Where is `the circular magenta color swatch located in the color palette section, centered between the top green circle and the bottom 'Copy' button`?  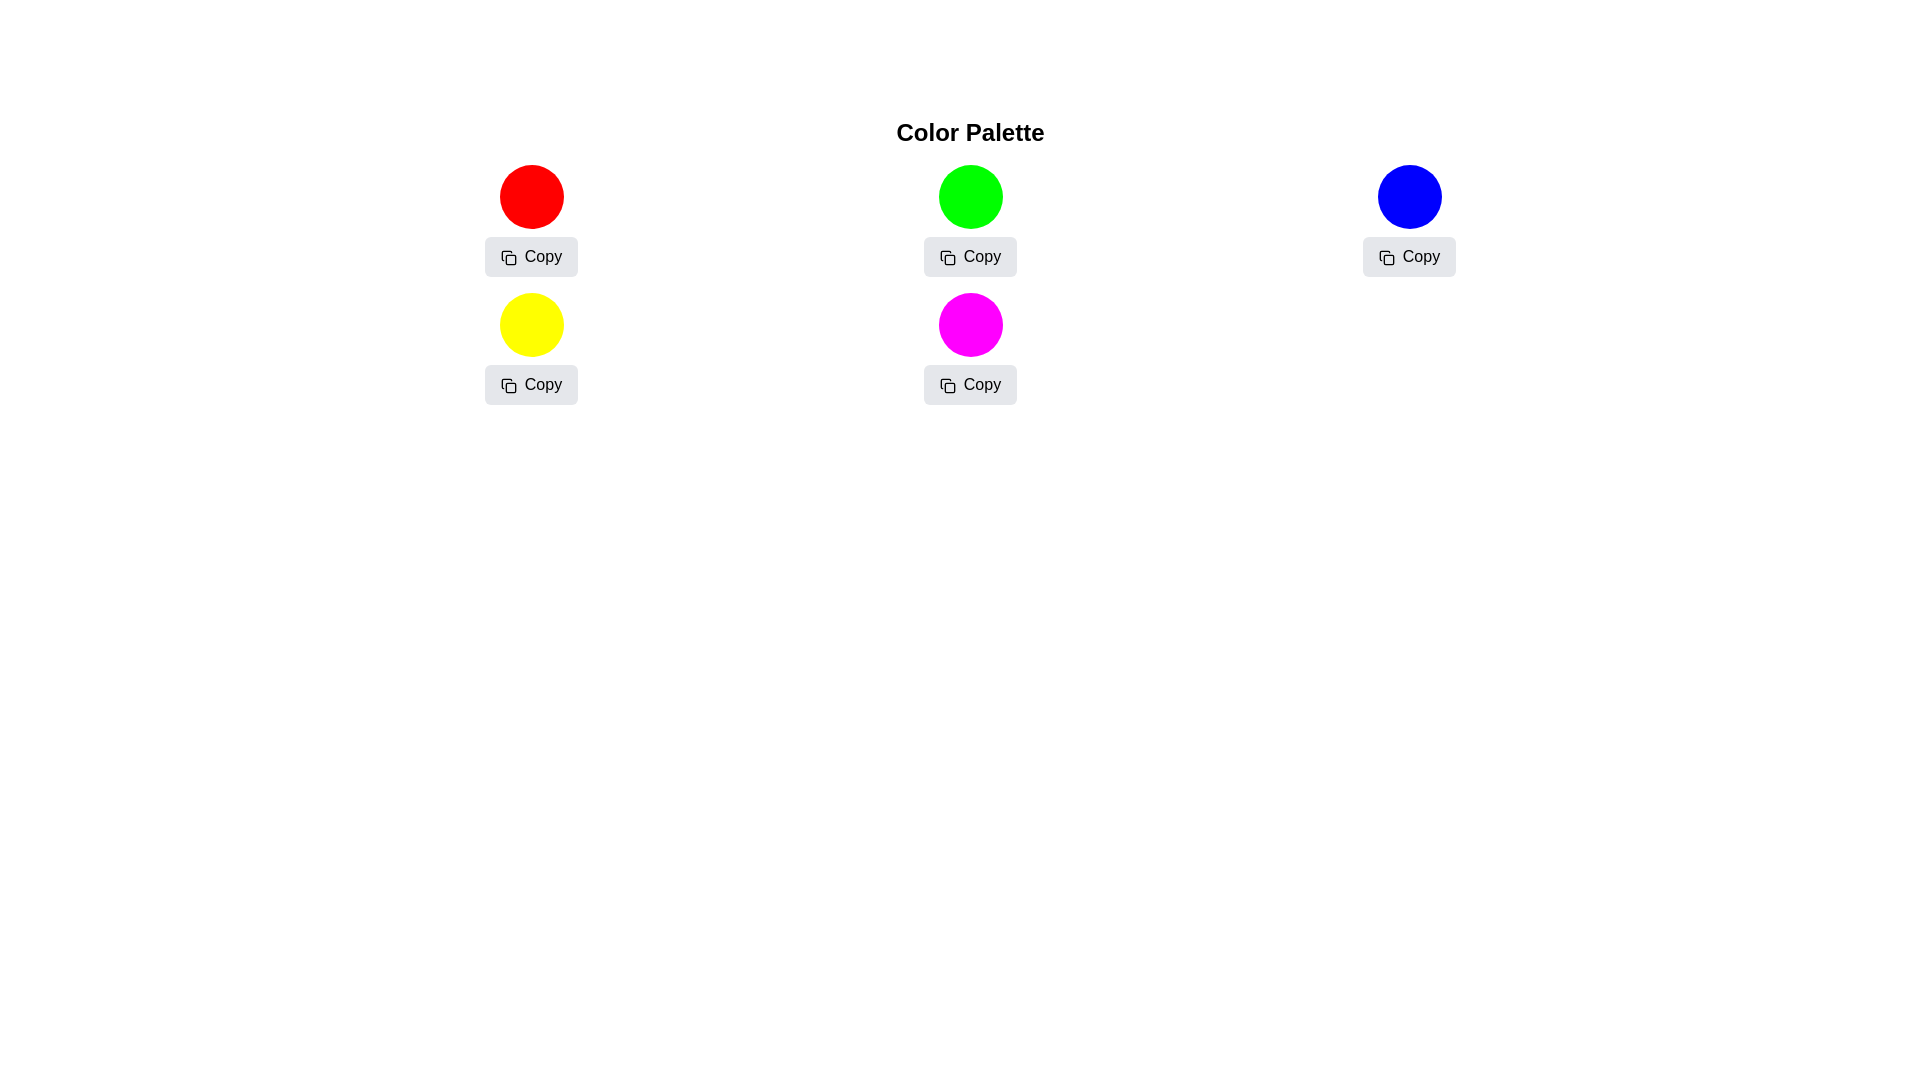
the circular magenta color swatch located in the color palette section, centered between the top green circle and the bottom 'Copy' button is located at coordinates (970, 323).